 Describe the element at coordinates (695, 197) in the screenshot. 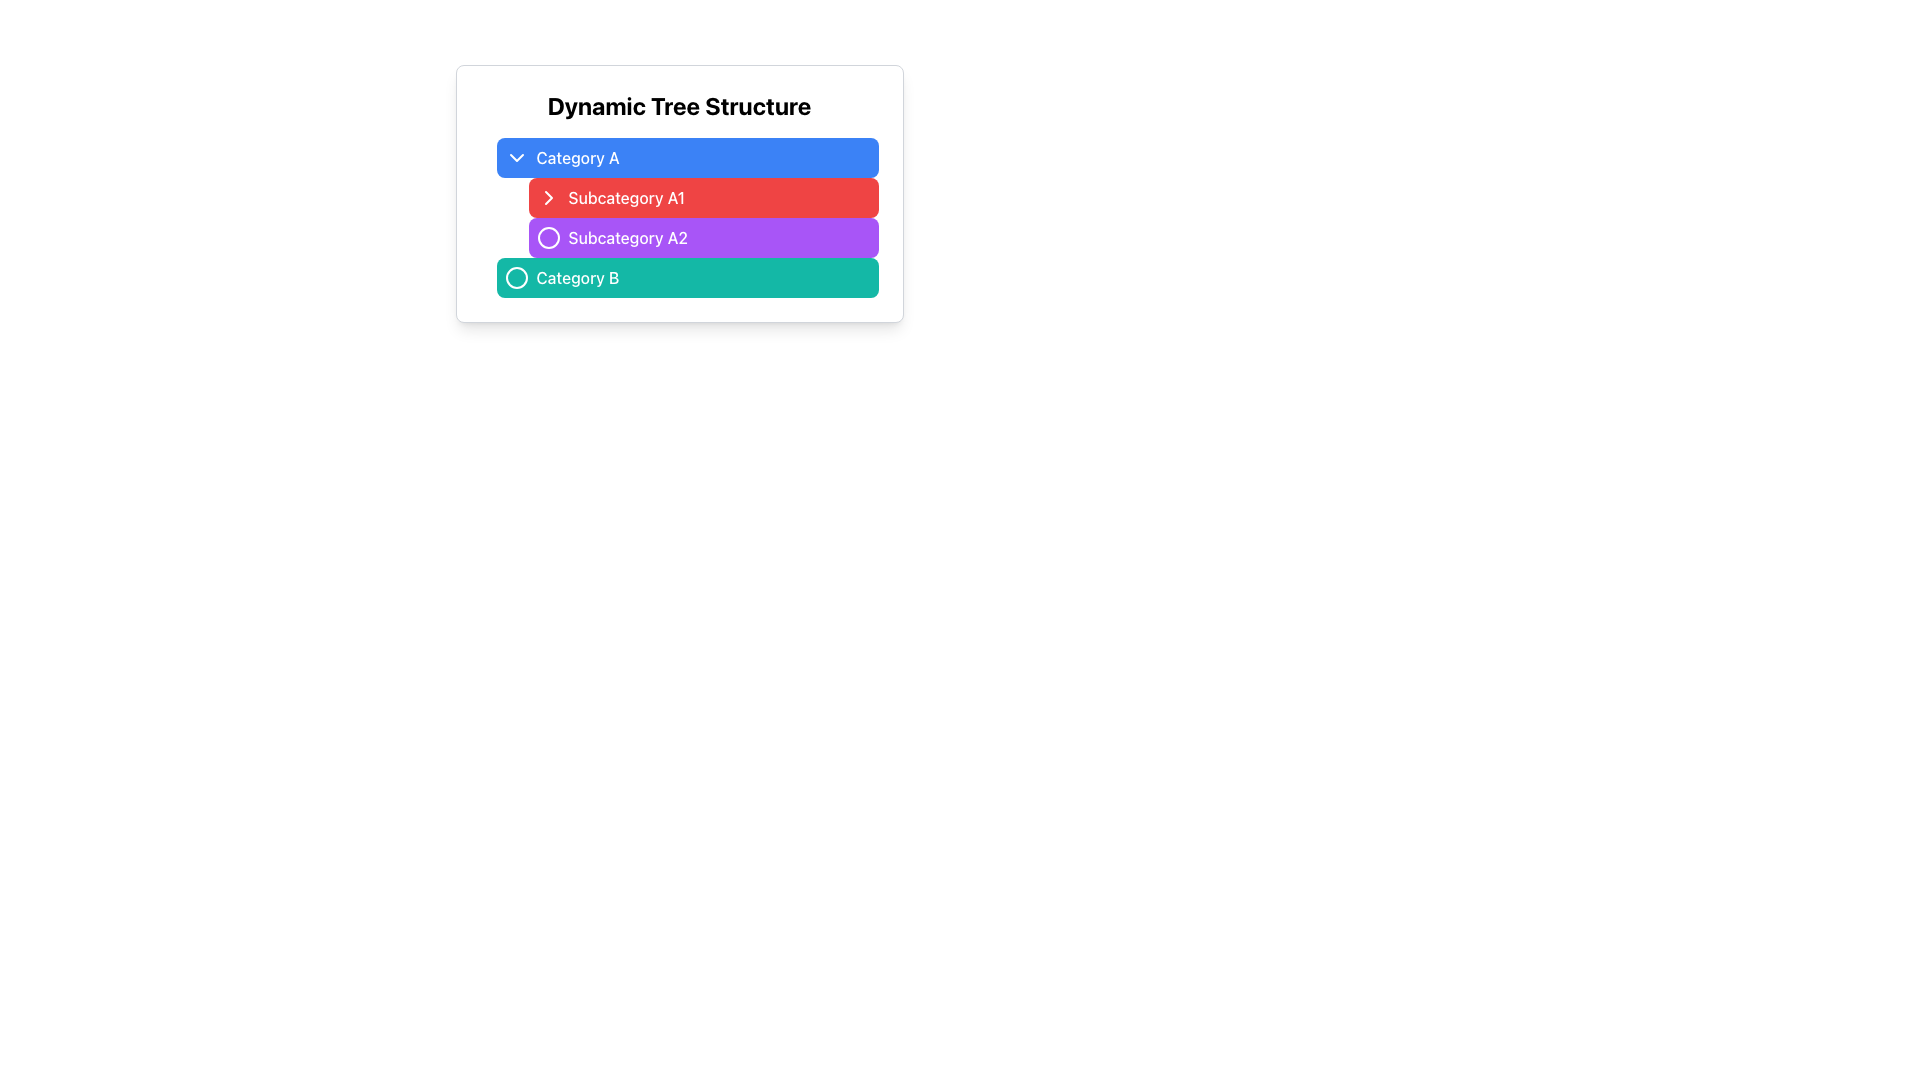

I see `the 'Subcategory A1' button, which is a red rectangular button with white text and a chevron-right icon` at that location.